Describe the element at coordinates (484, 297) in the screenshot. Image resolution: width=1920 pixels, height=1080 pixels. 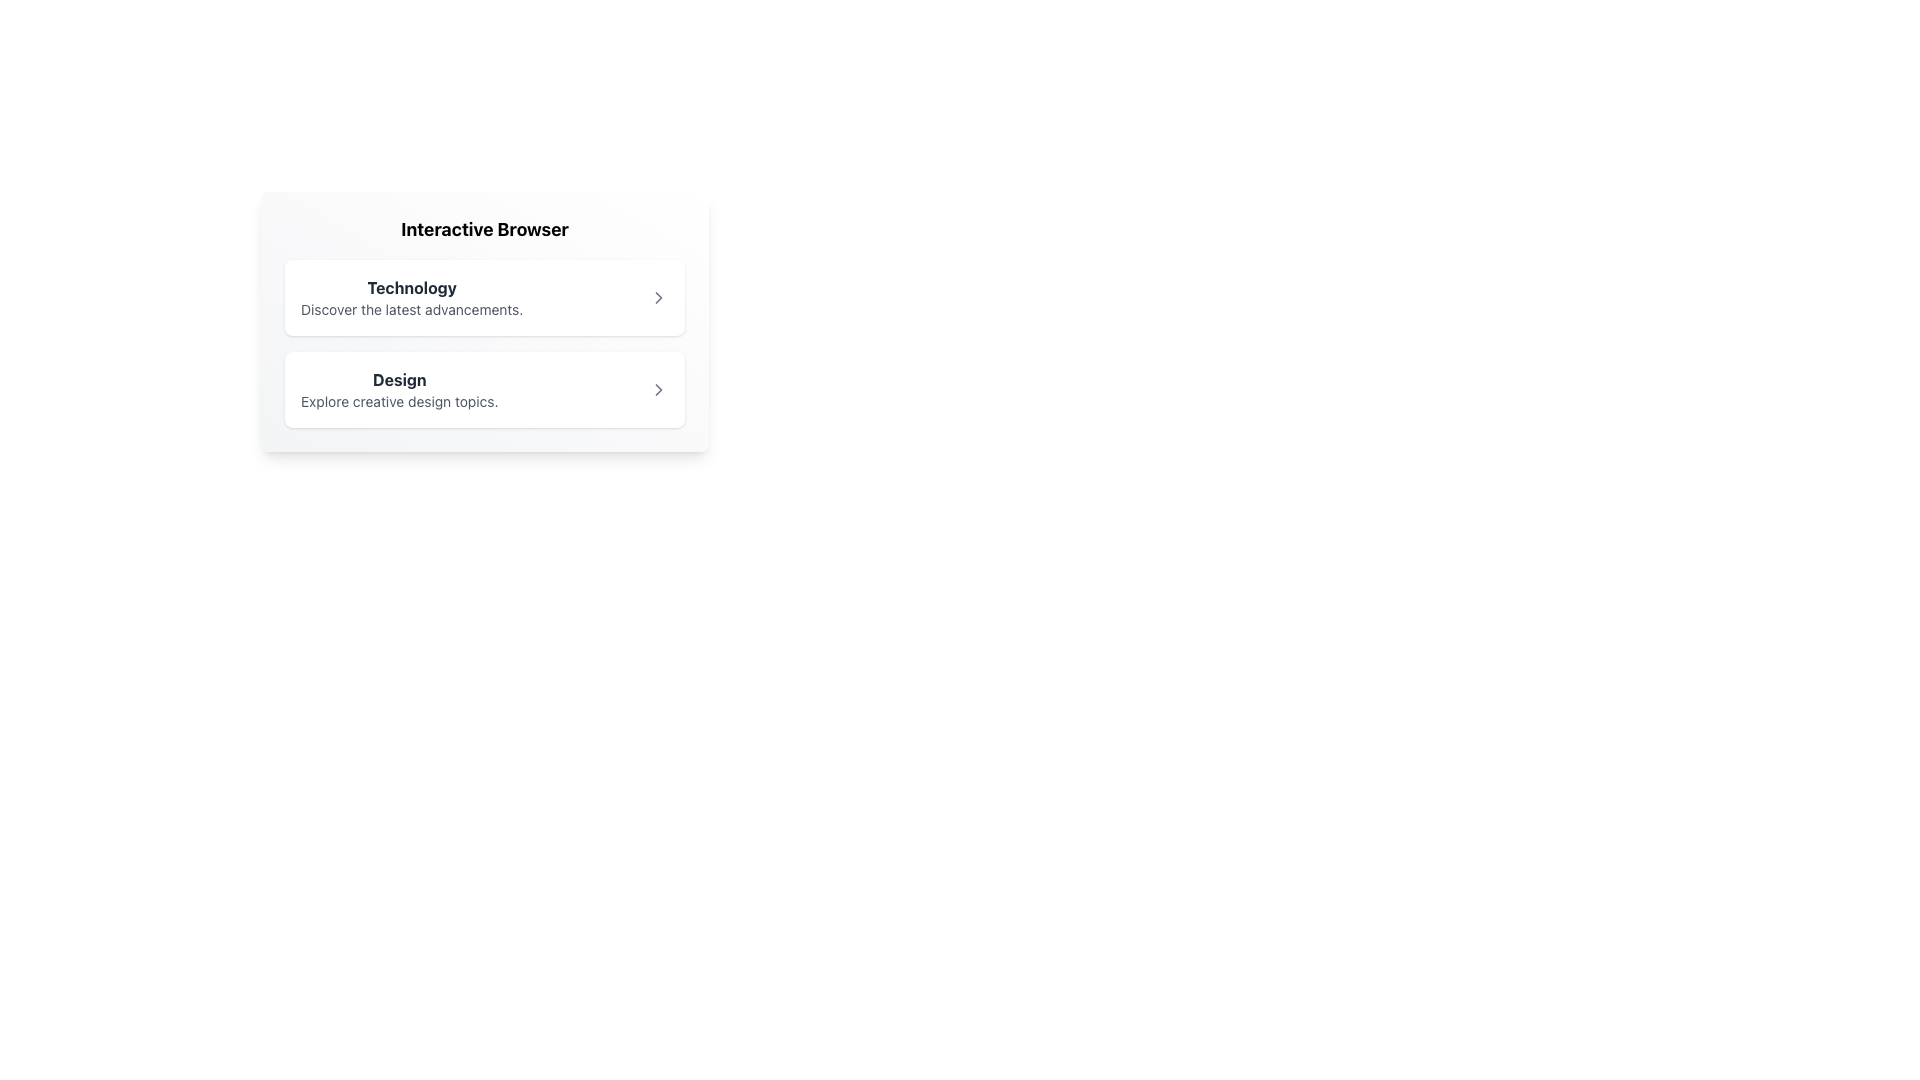
I see `the first item in the vertical list that serves as a navigation button for the 'Technology' category` at that location.